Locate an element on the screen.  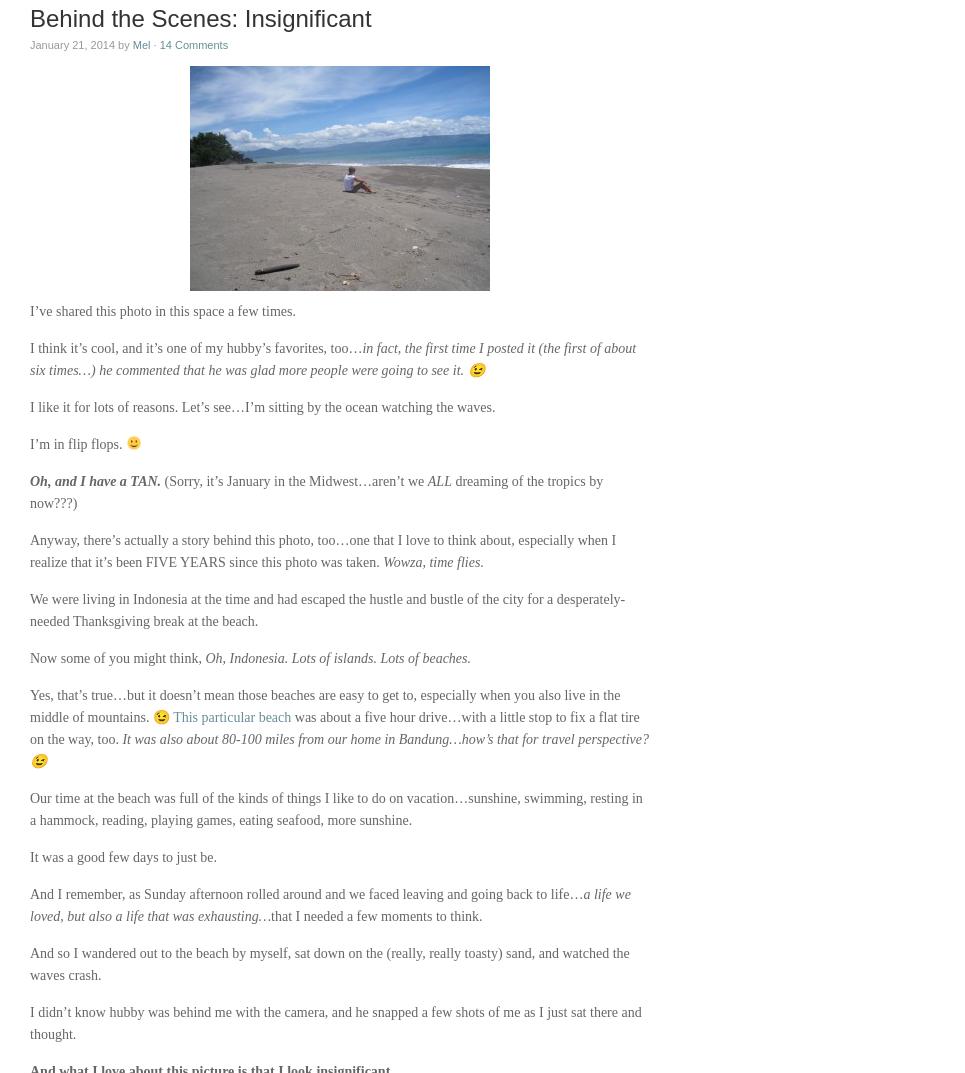
'It was a good few days to just be.' is located at coordinates (29, 856).